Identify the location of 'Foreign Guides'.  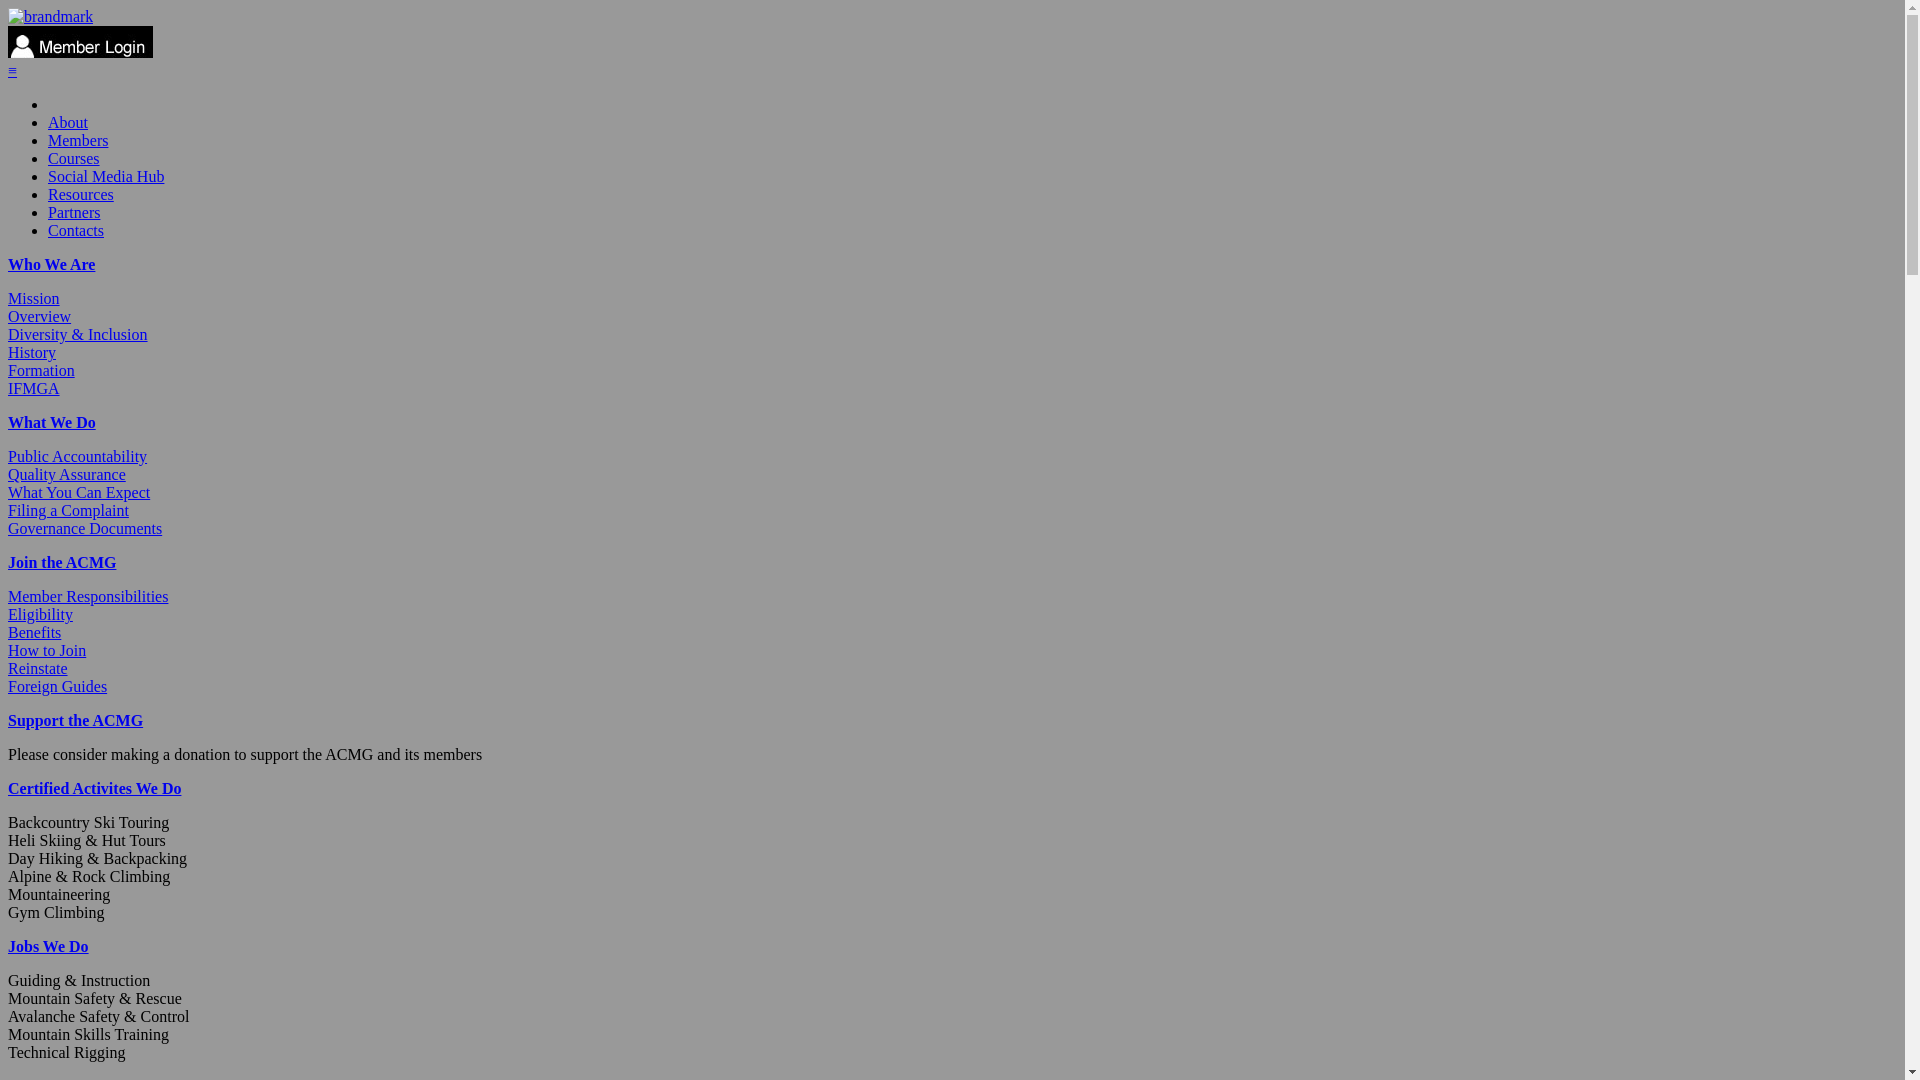
(8, 685).